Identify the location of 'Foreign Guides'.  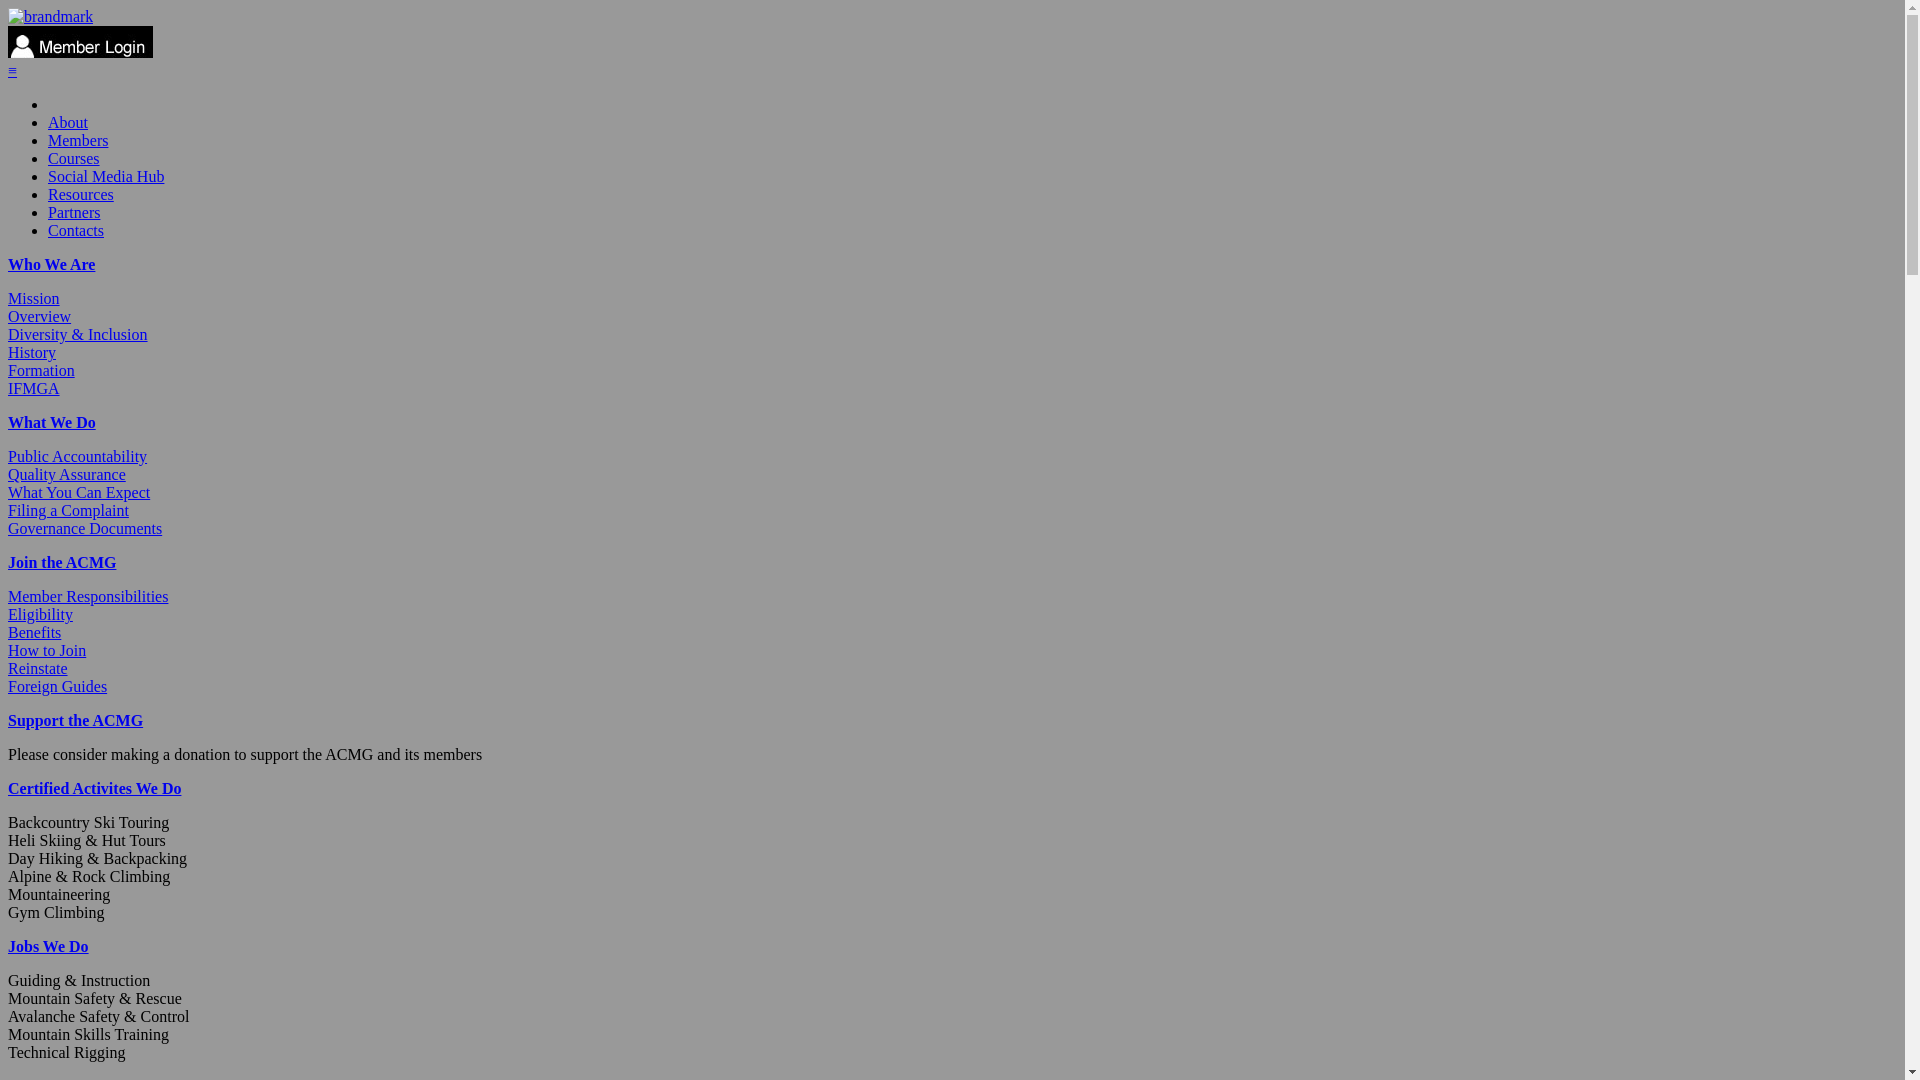
(8, 685).